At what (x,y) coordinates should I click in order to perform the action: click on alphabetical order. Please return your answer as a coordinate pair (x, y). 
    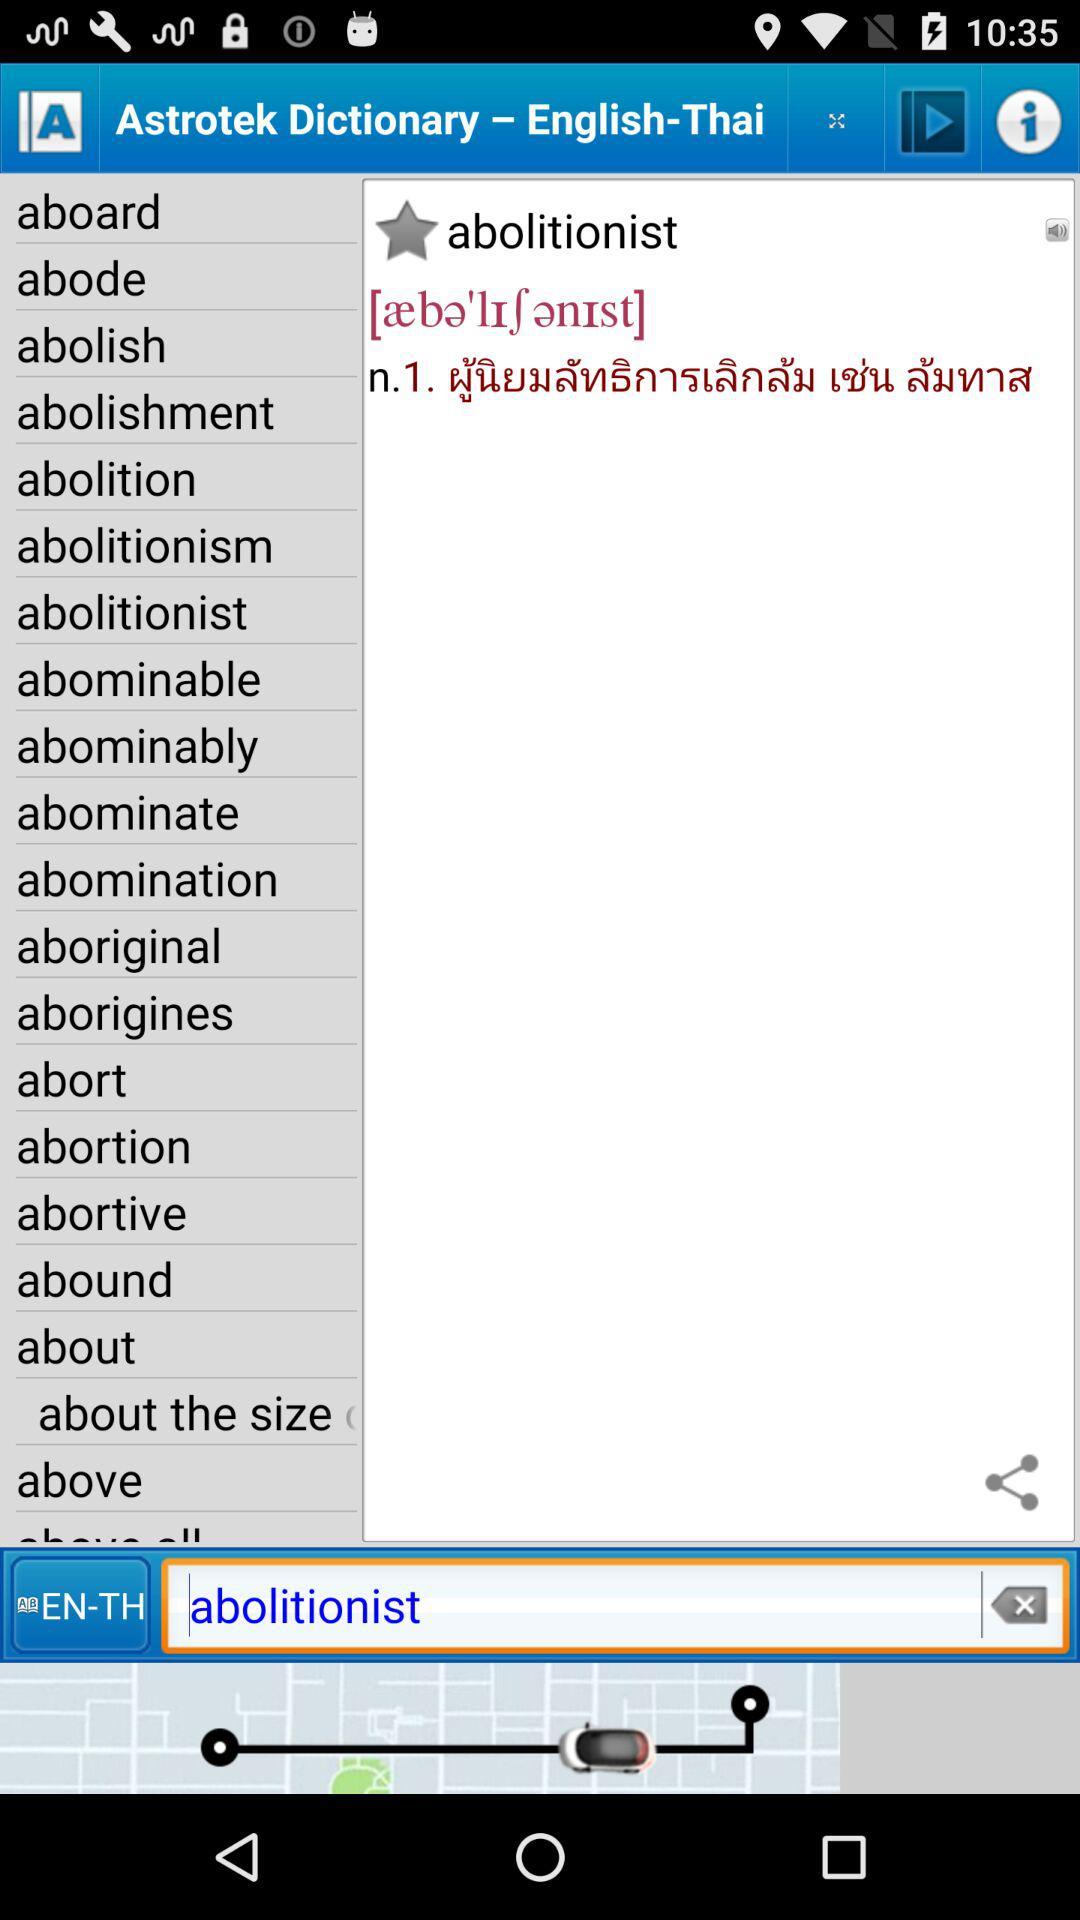
    Looking at the image, I should click on (49, 117).